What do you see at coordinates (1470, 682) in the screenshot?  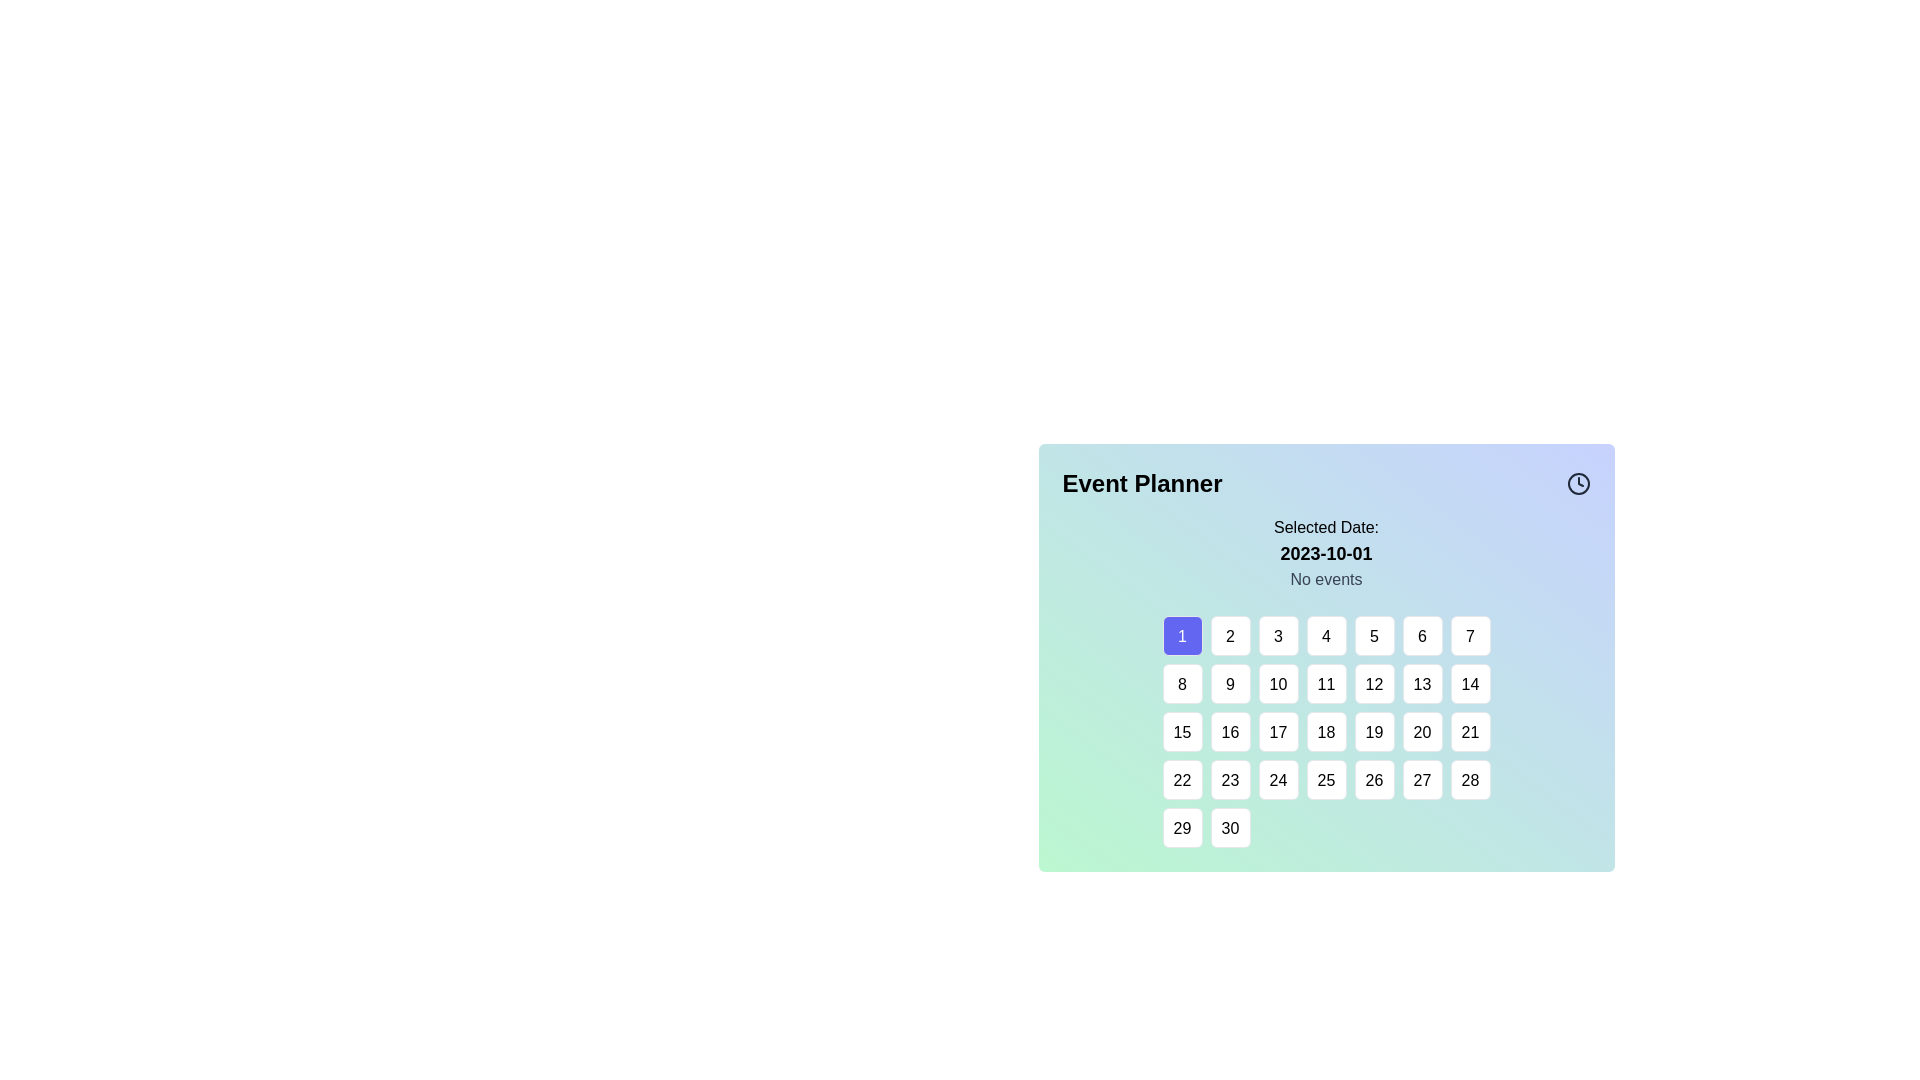 I see `the square-shaped button with a white background and the text '14' centered in black, located in the third row, seventh column of a grid layout, to trigger a visual change` at bounding box center [1470, 682].